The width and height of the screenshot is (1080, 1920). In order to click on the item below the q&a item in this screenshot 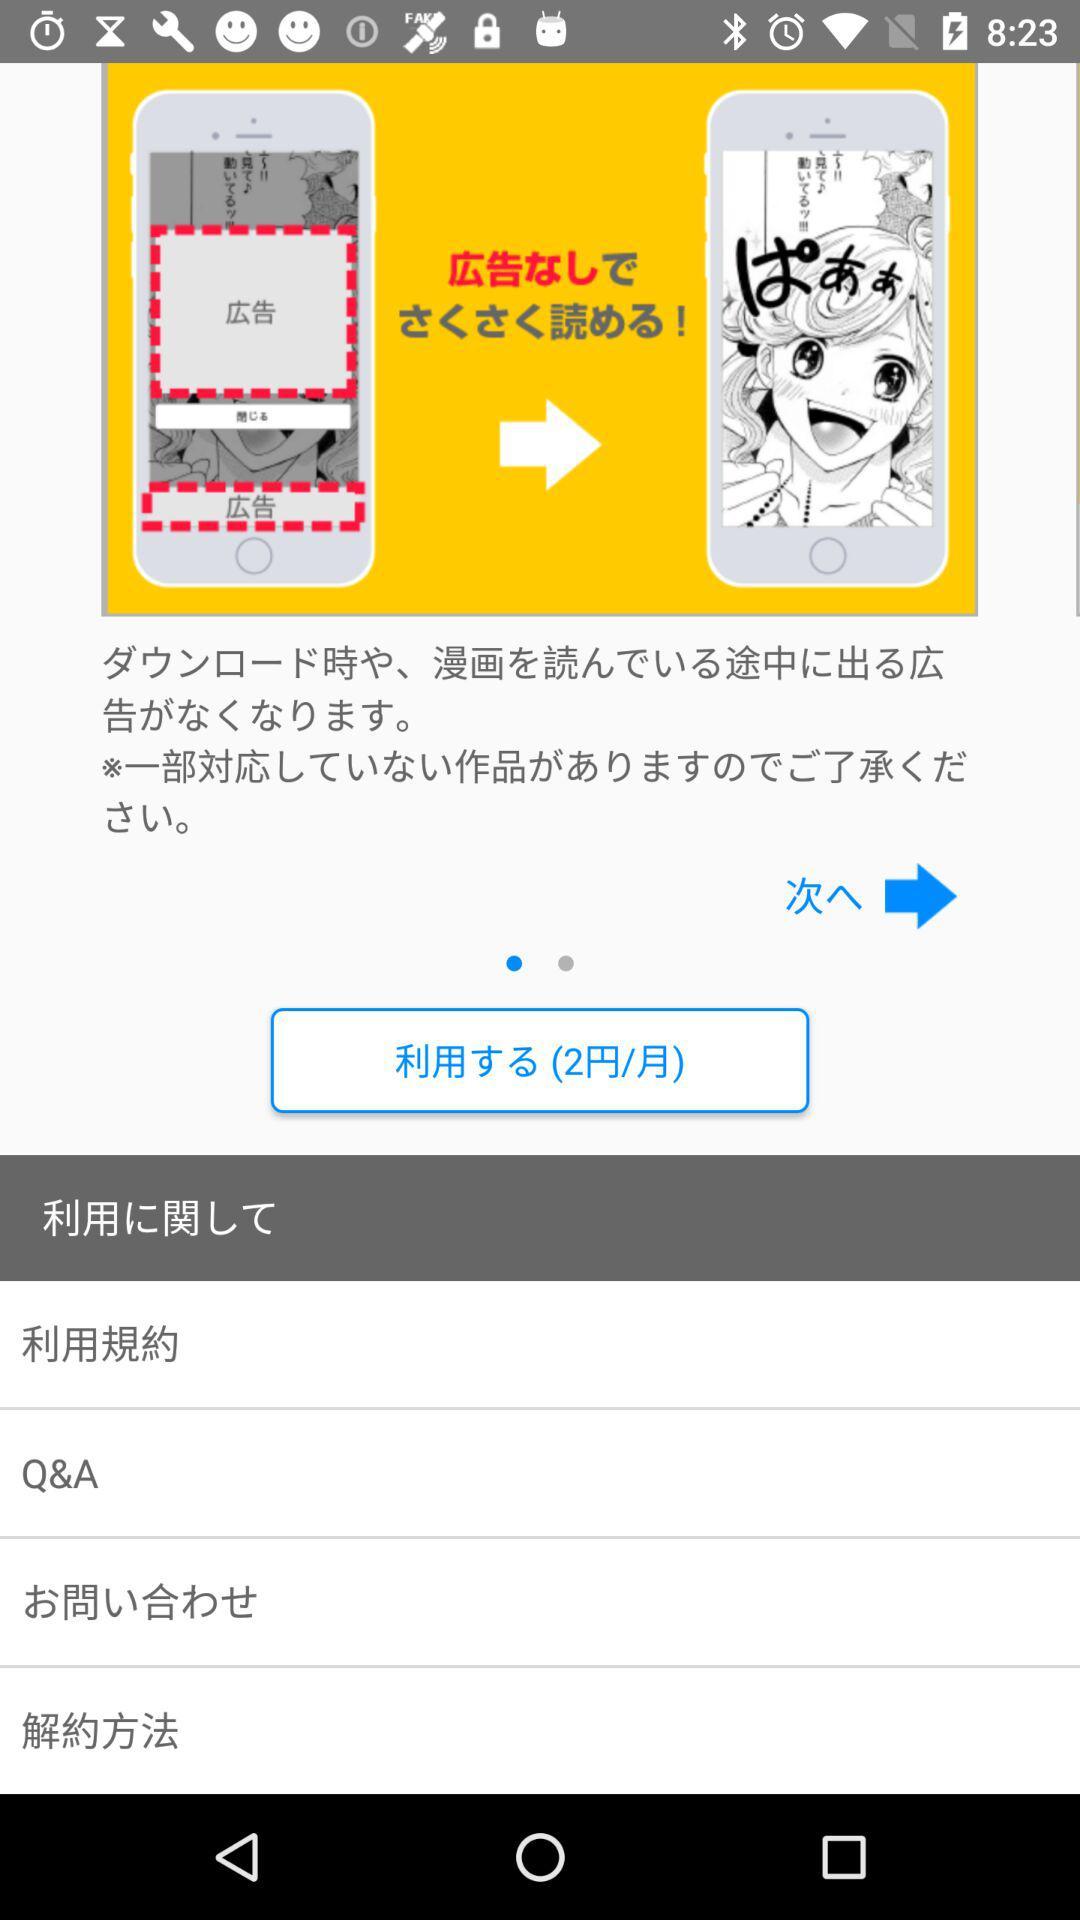, I will do `click(540, 1602)`.